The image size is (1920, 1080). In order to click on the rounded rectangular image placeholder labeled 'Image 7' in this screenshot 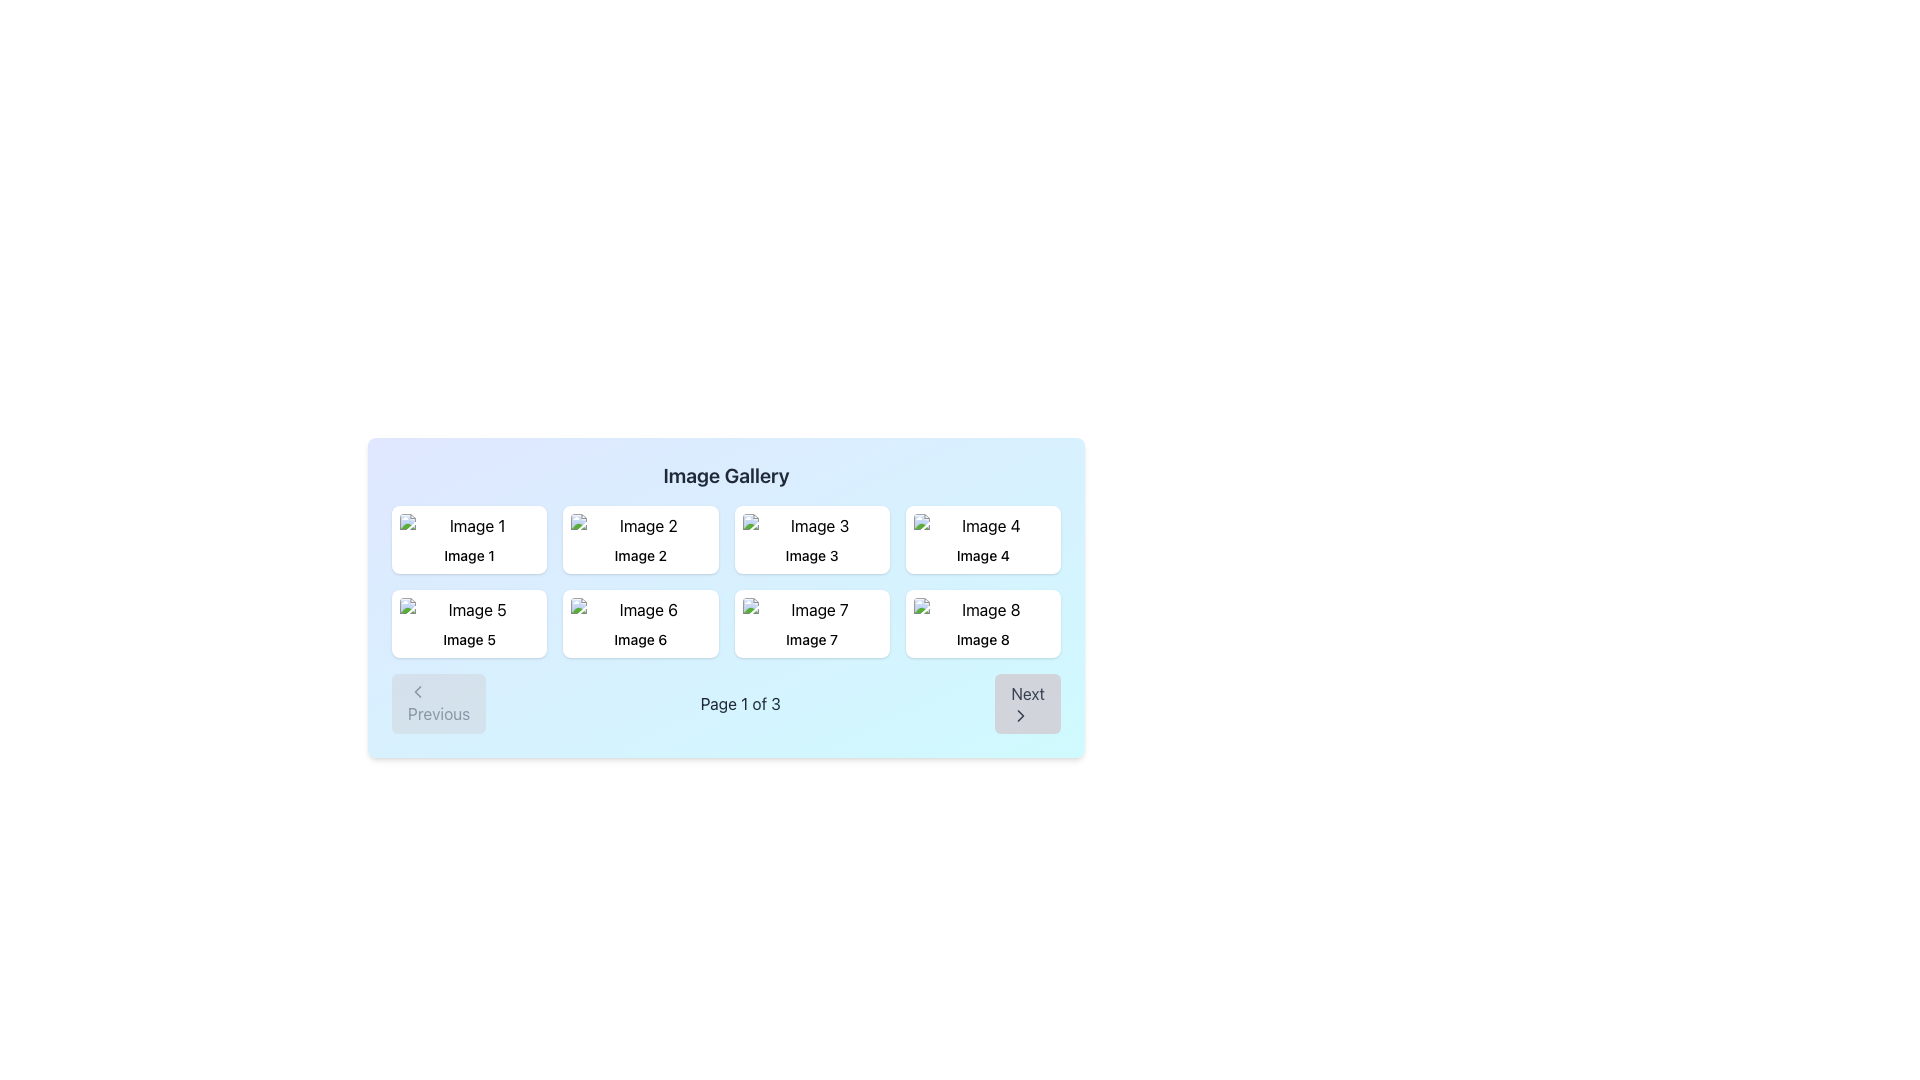, I will do `click(812, 608)`.